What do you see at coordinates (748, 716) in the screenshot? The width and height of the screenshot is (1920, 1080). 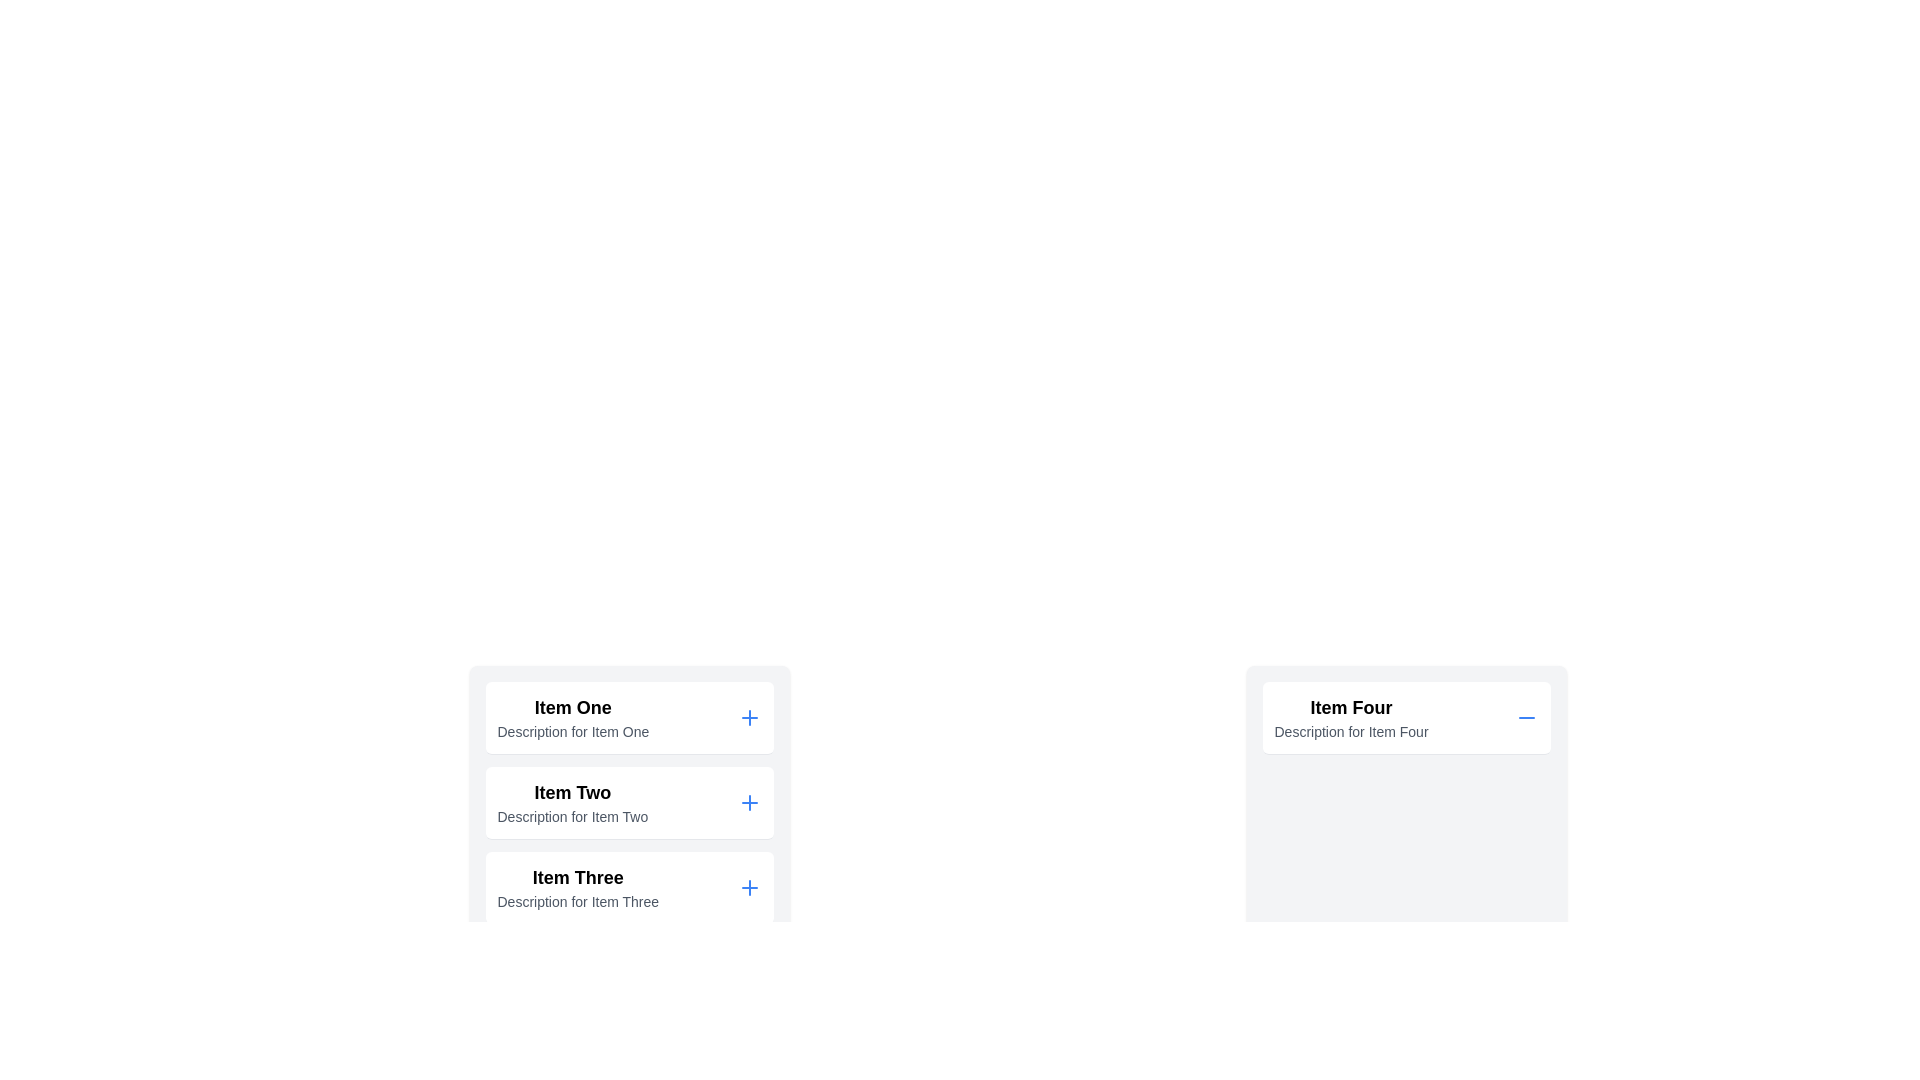 I see `the plus button next to Item One in the source list to transfer it to the target list` at bounding box center [748, 716].